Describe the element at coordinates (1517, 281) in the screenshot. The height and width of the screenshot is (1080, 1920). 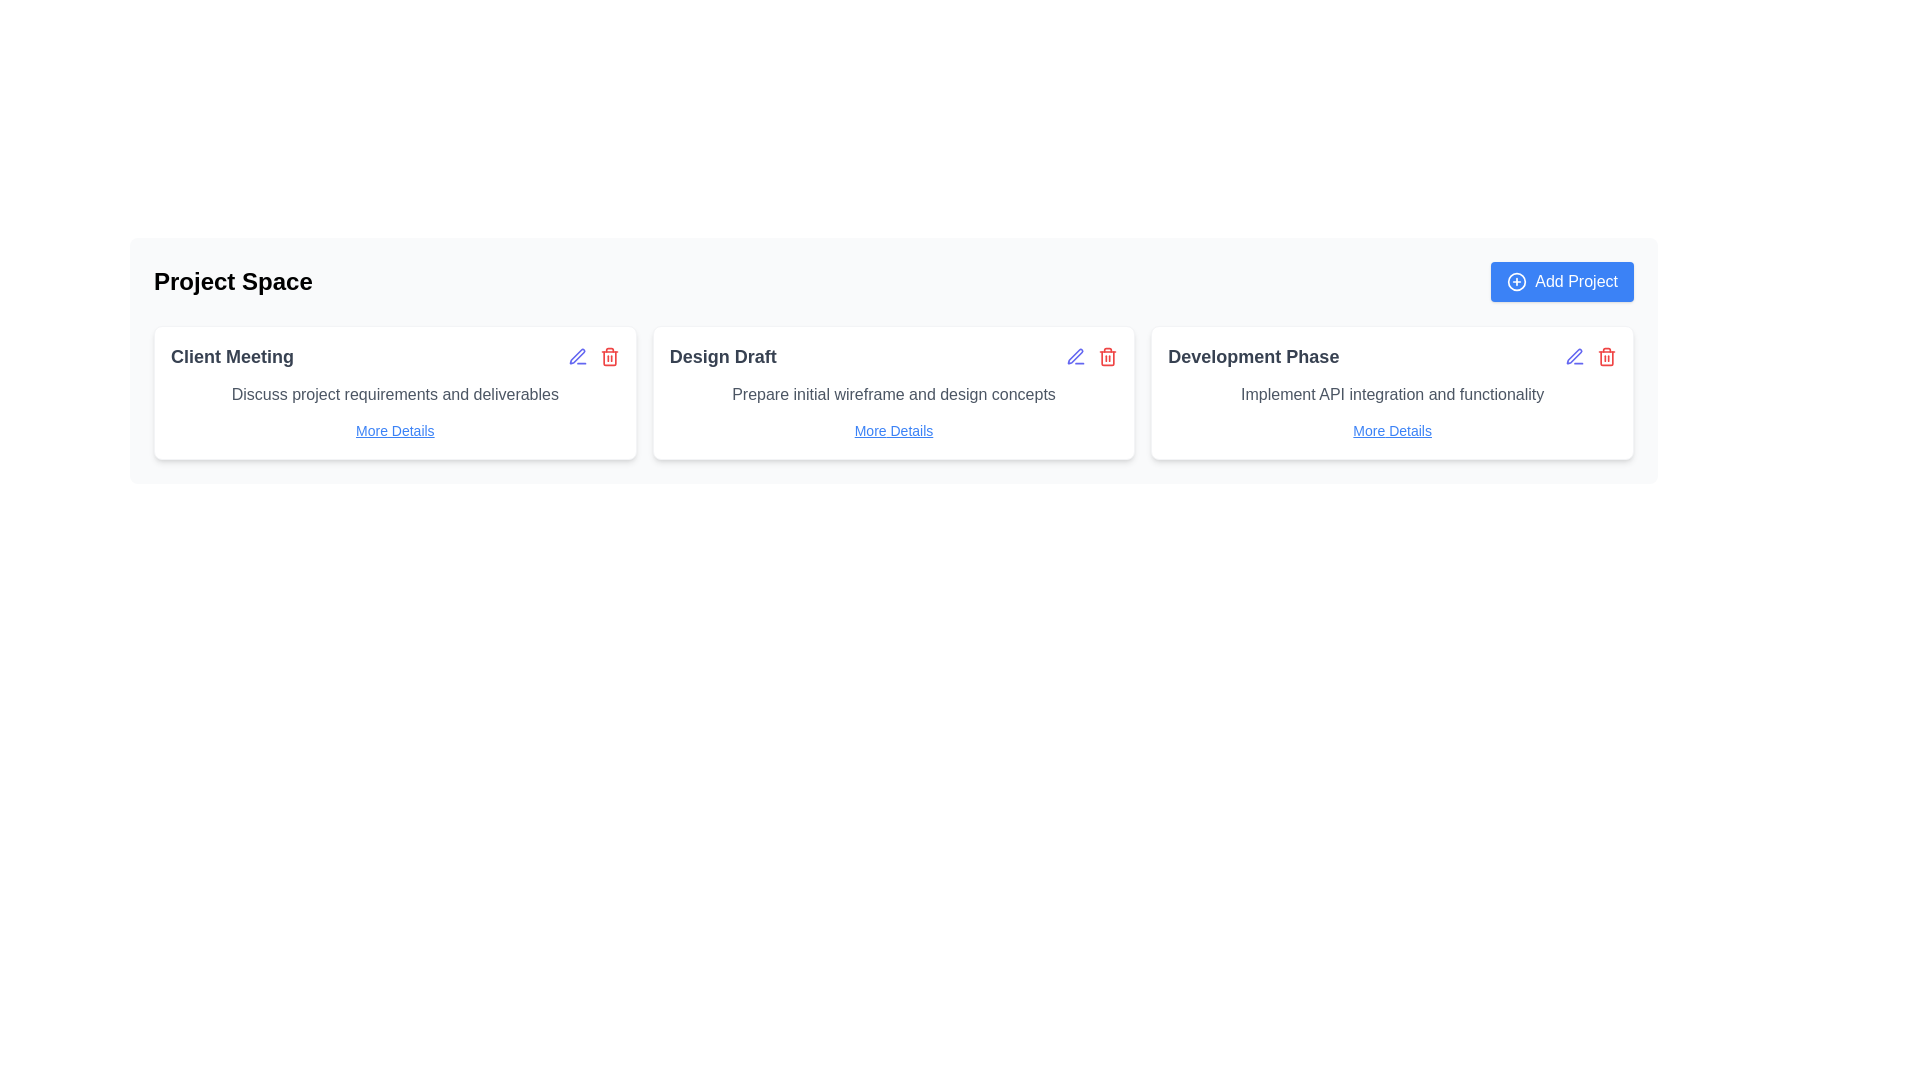
I see `the blue 'Add Project' icon featuring a circle with a plus sign in the center` at that location.